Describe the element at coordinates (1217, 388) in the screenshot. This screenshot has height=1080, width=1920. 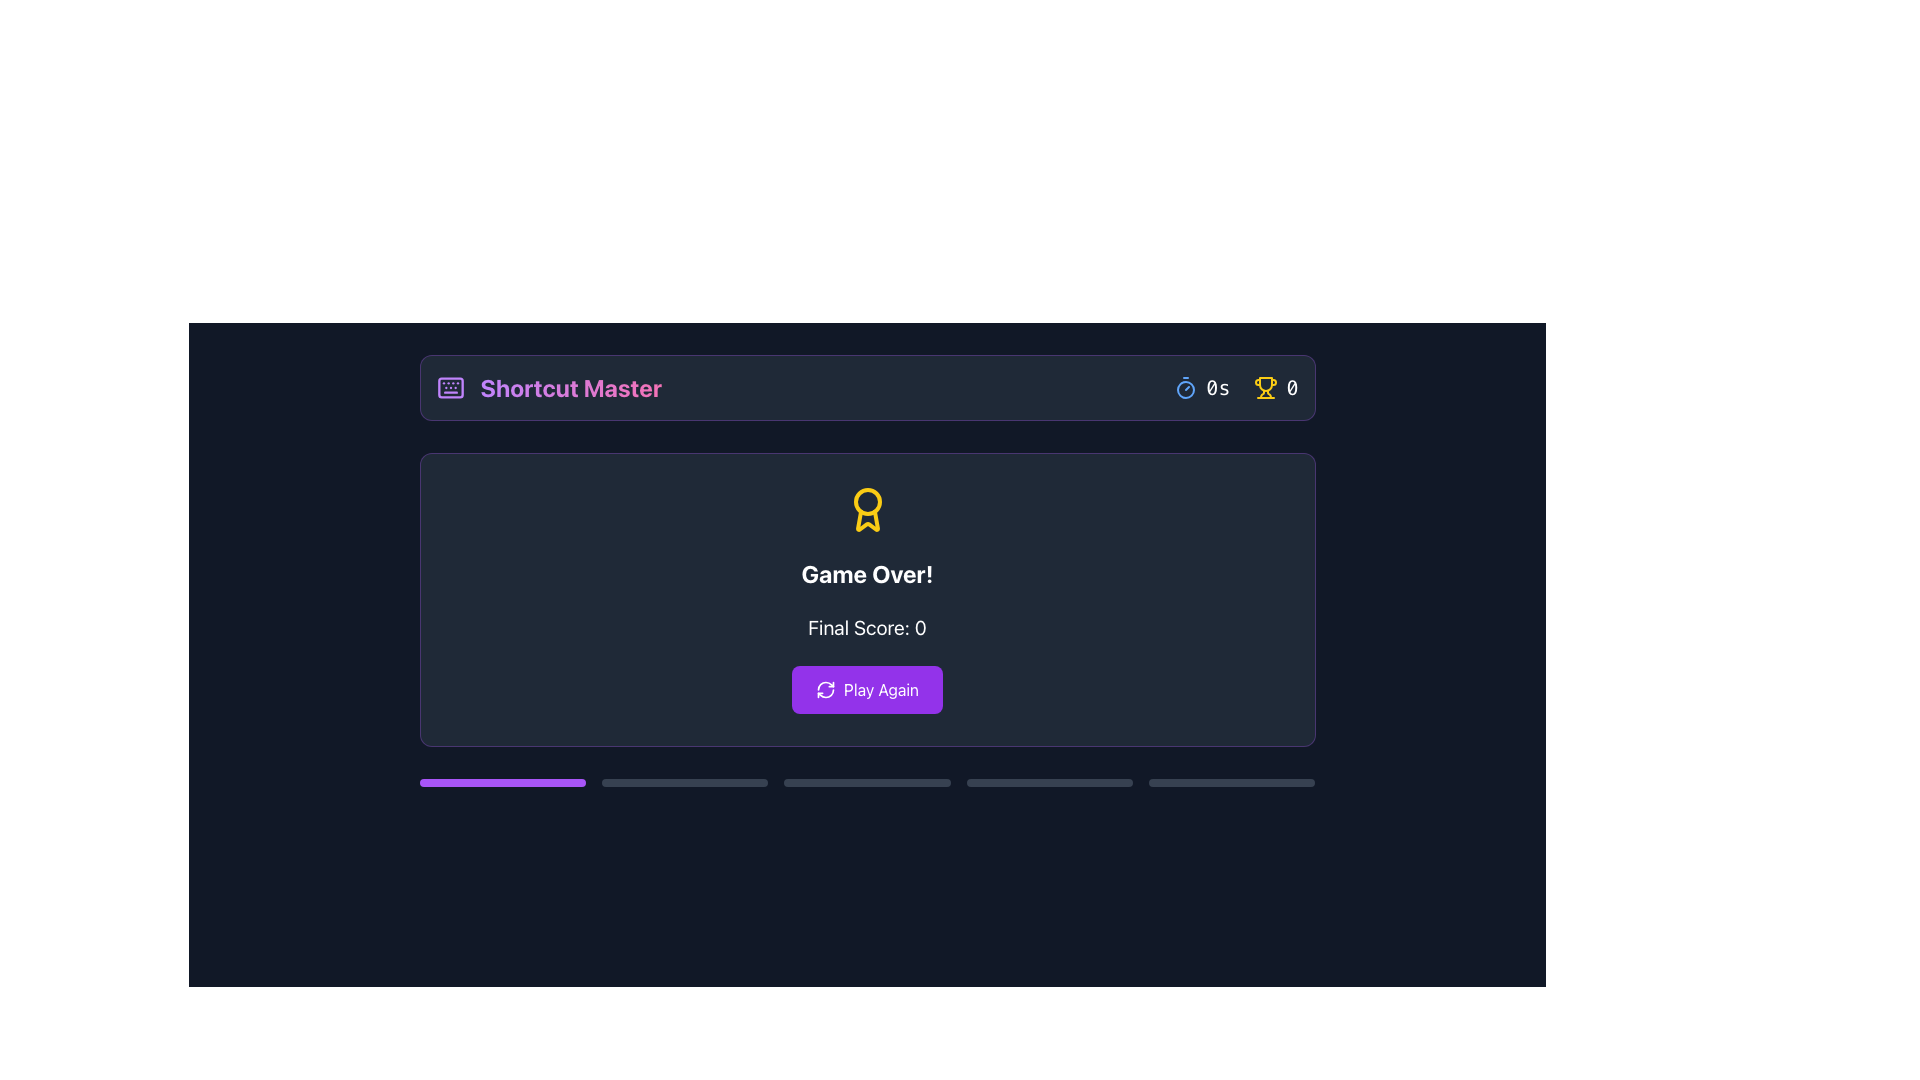
I see `the static text label displaying '0s', which is styled in white on a dark background and is the second item in a horizontal layout of metrics or timers` at that location.